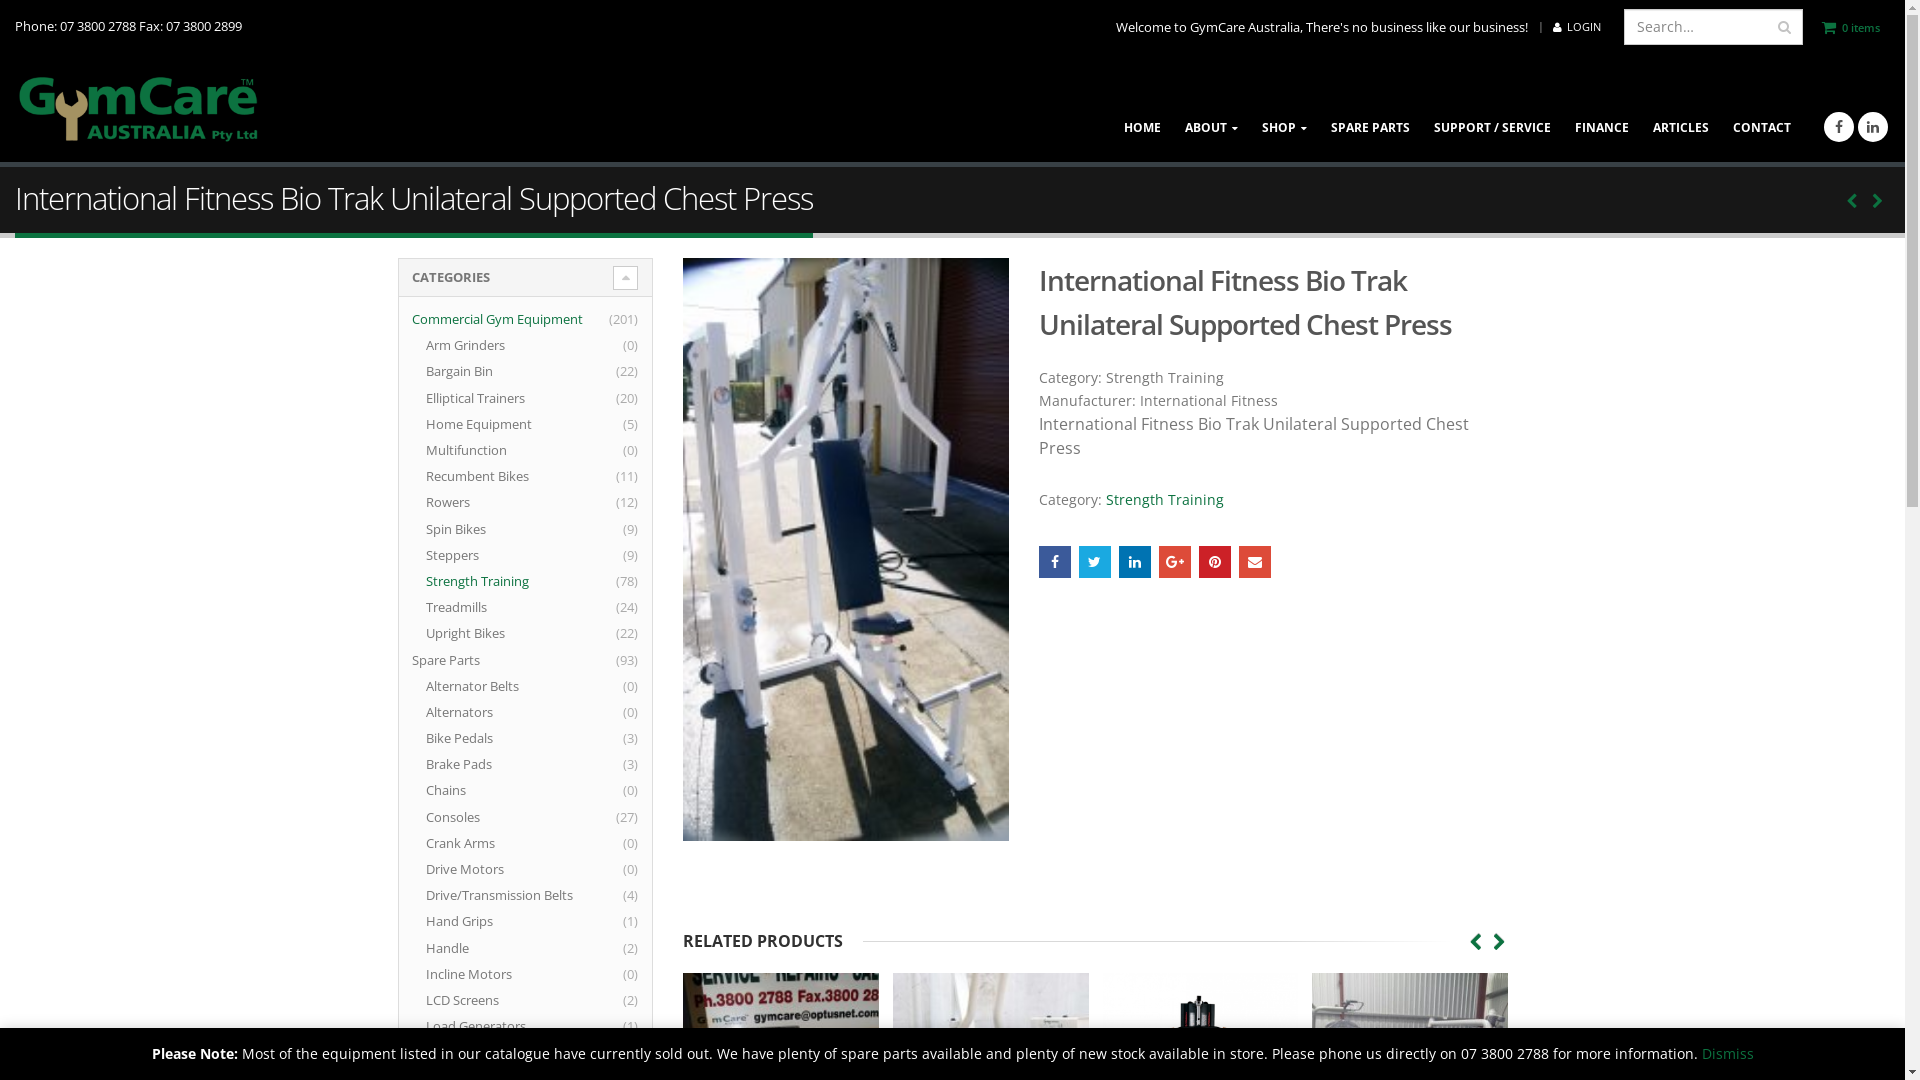 The width and height of the screenshot is (1920, 1080). What do you see at coordinates (472, 843) in the screenshot?
I see `'Crank Arms'` at bounding box center [472, 843].